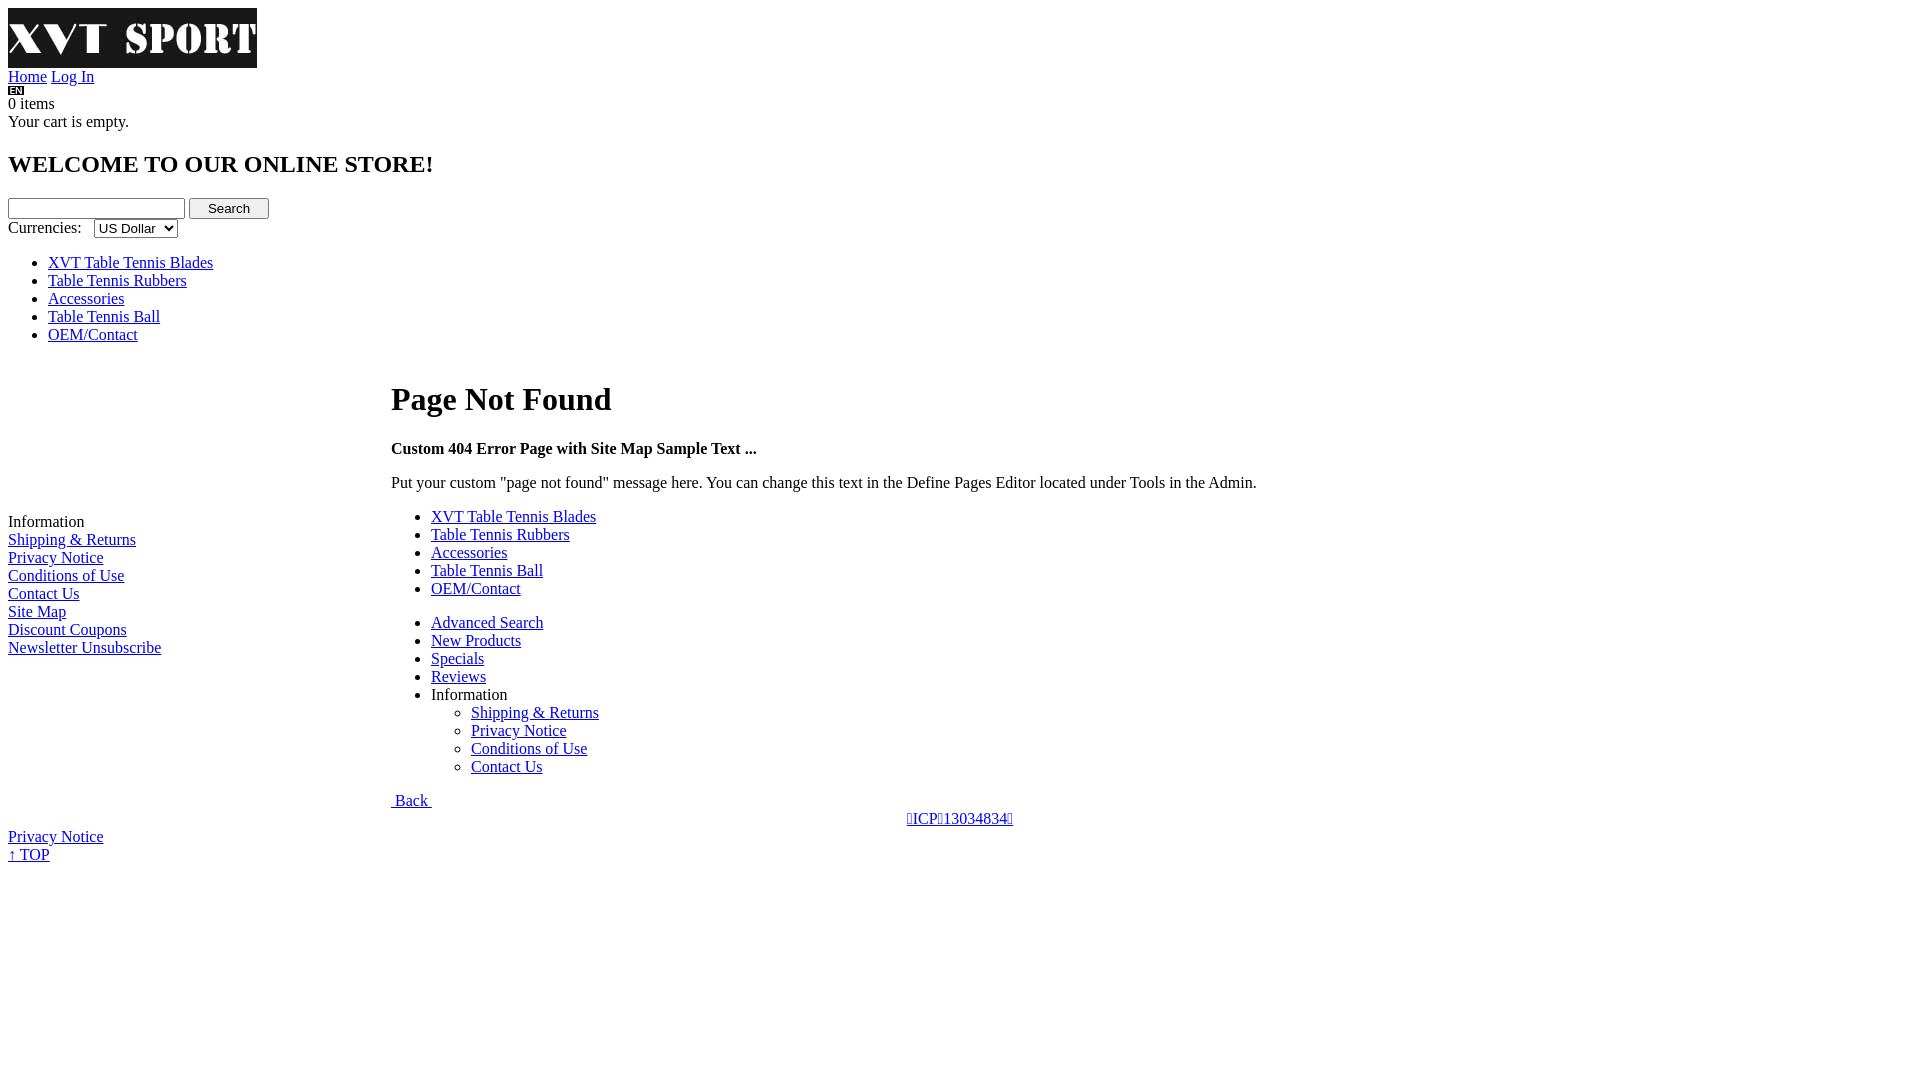 Image resolution: width=1920 pixels, height=1080 pixels. Describe the element at coordinates (486, 621) in the screenshot. I see `'Advanced Search'` at that location.